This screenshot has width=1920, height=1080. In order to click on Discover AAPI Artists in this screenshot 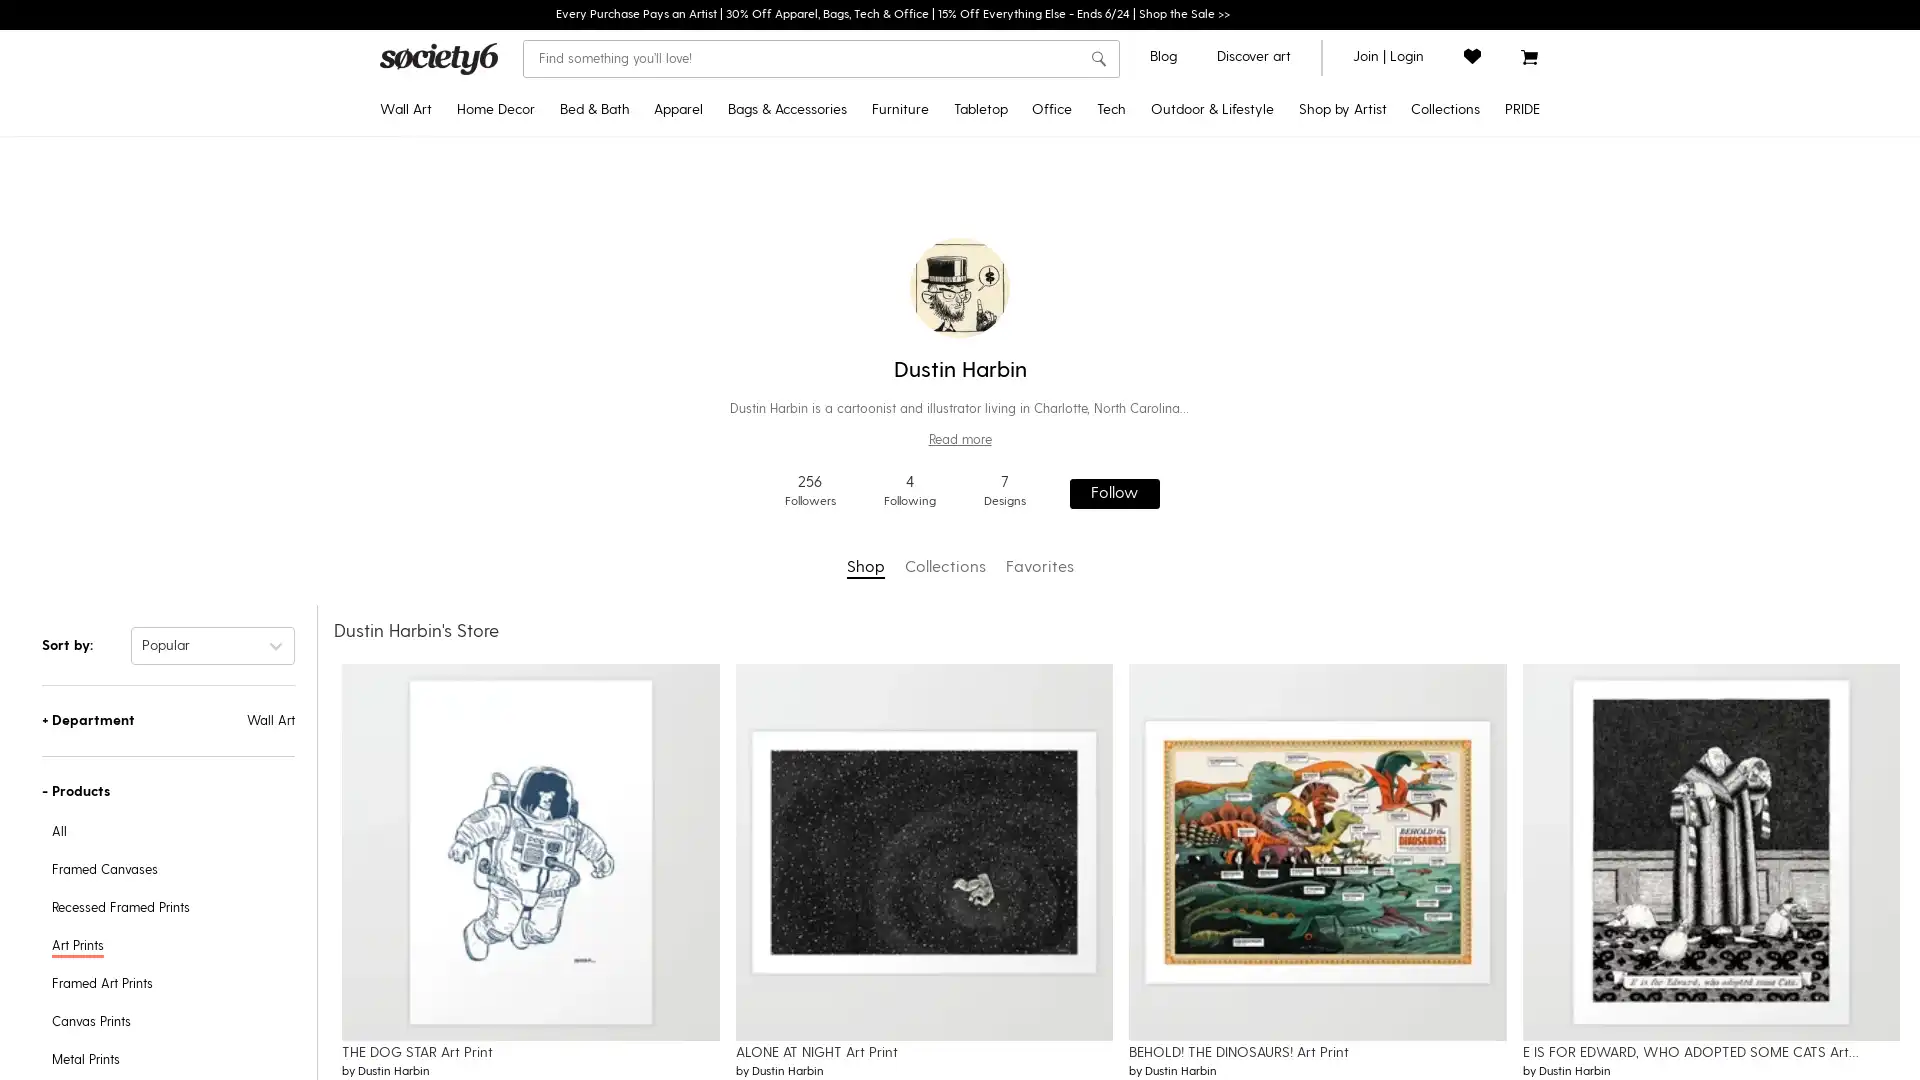, I will do `click(1288, 289)`.